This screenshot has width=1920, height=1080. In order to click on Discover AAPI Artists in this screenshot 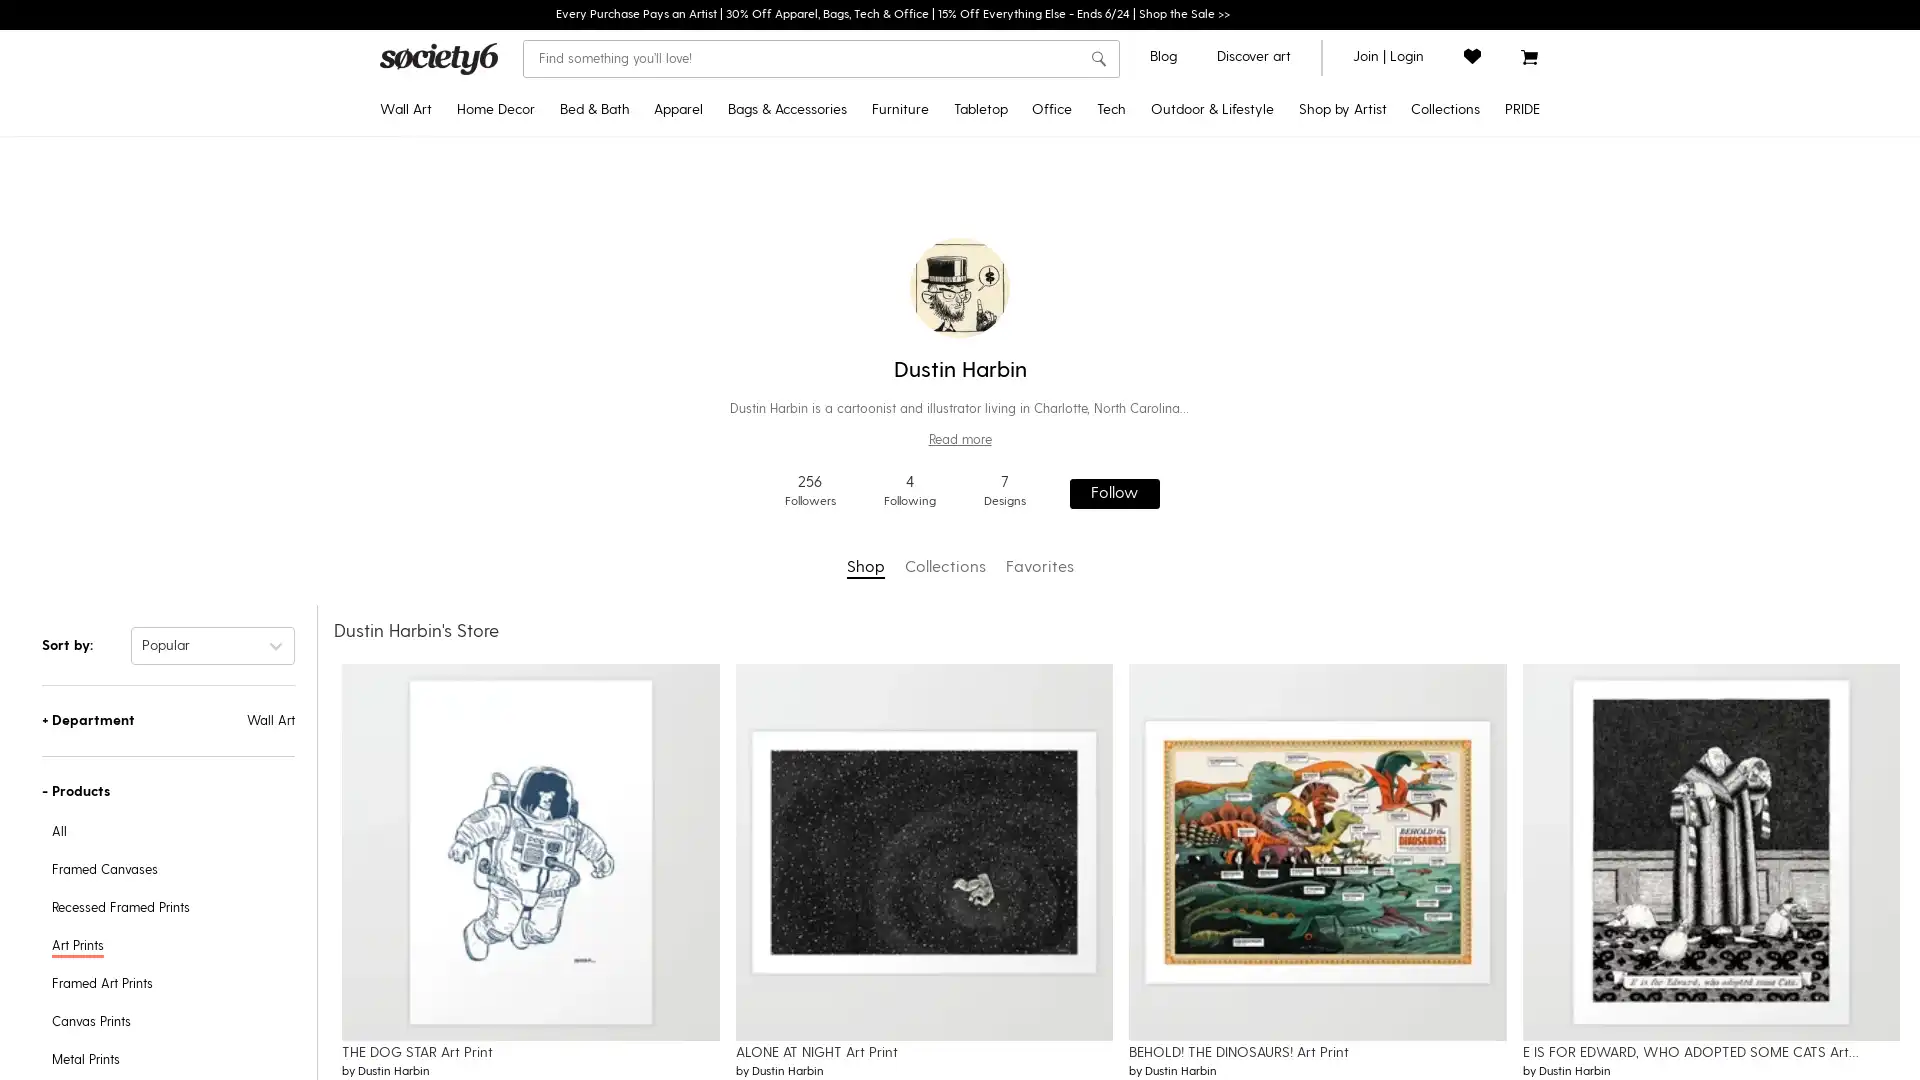, I will do `click(1288, 289)`.